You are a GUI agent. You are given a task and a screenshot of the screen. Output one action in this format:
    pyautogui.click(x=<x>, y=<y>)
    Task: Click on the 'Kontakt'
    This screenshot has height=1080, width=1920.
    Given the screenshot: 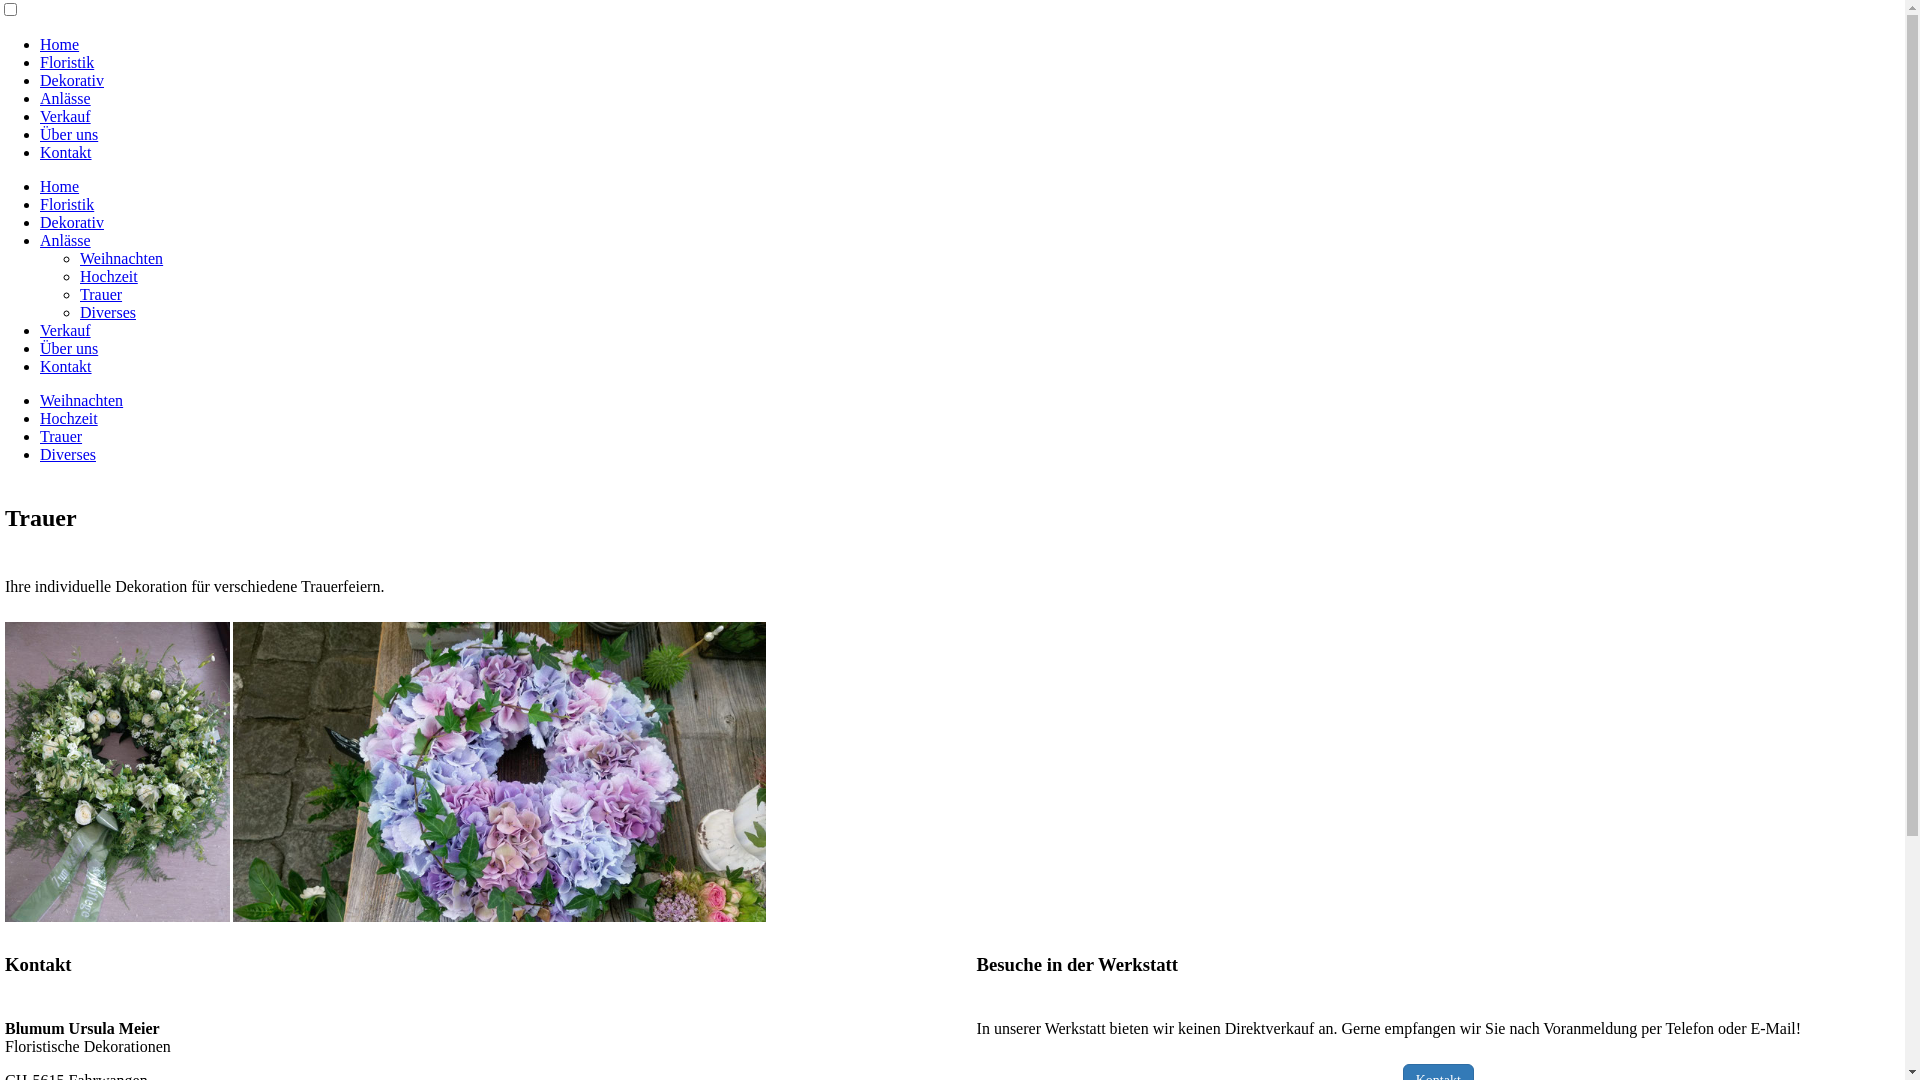 What is the action you would take?
    pyautogui.click(x=66, y=151)
    